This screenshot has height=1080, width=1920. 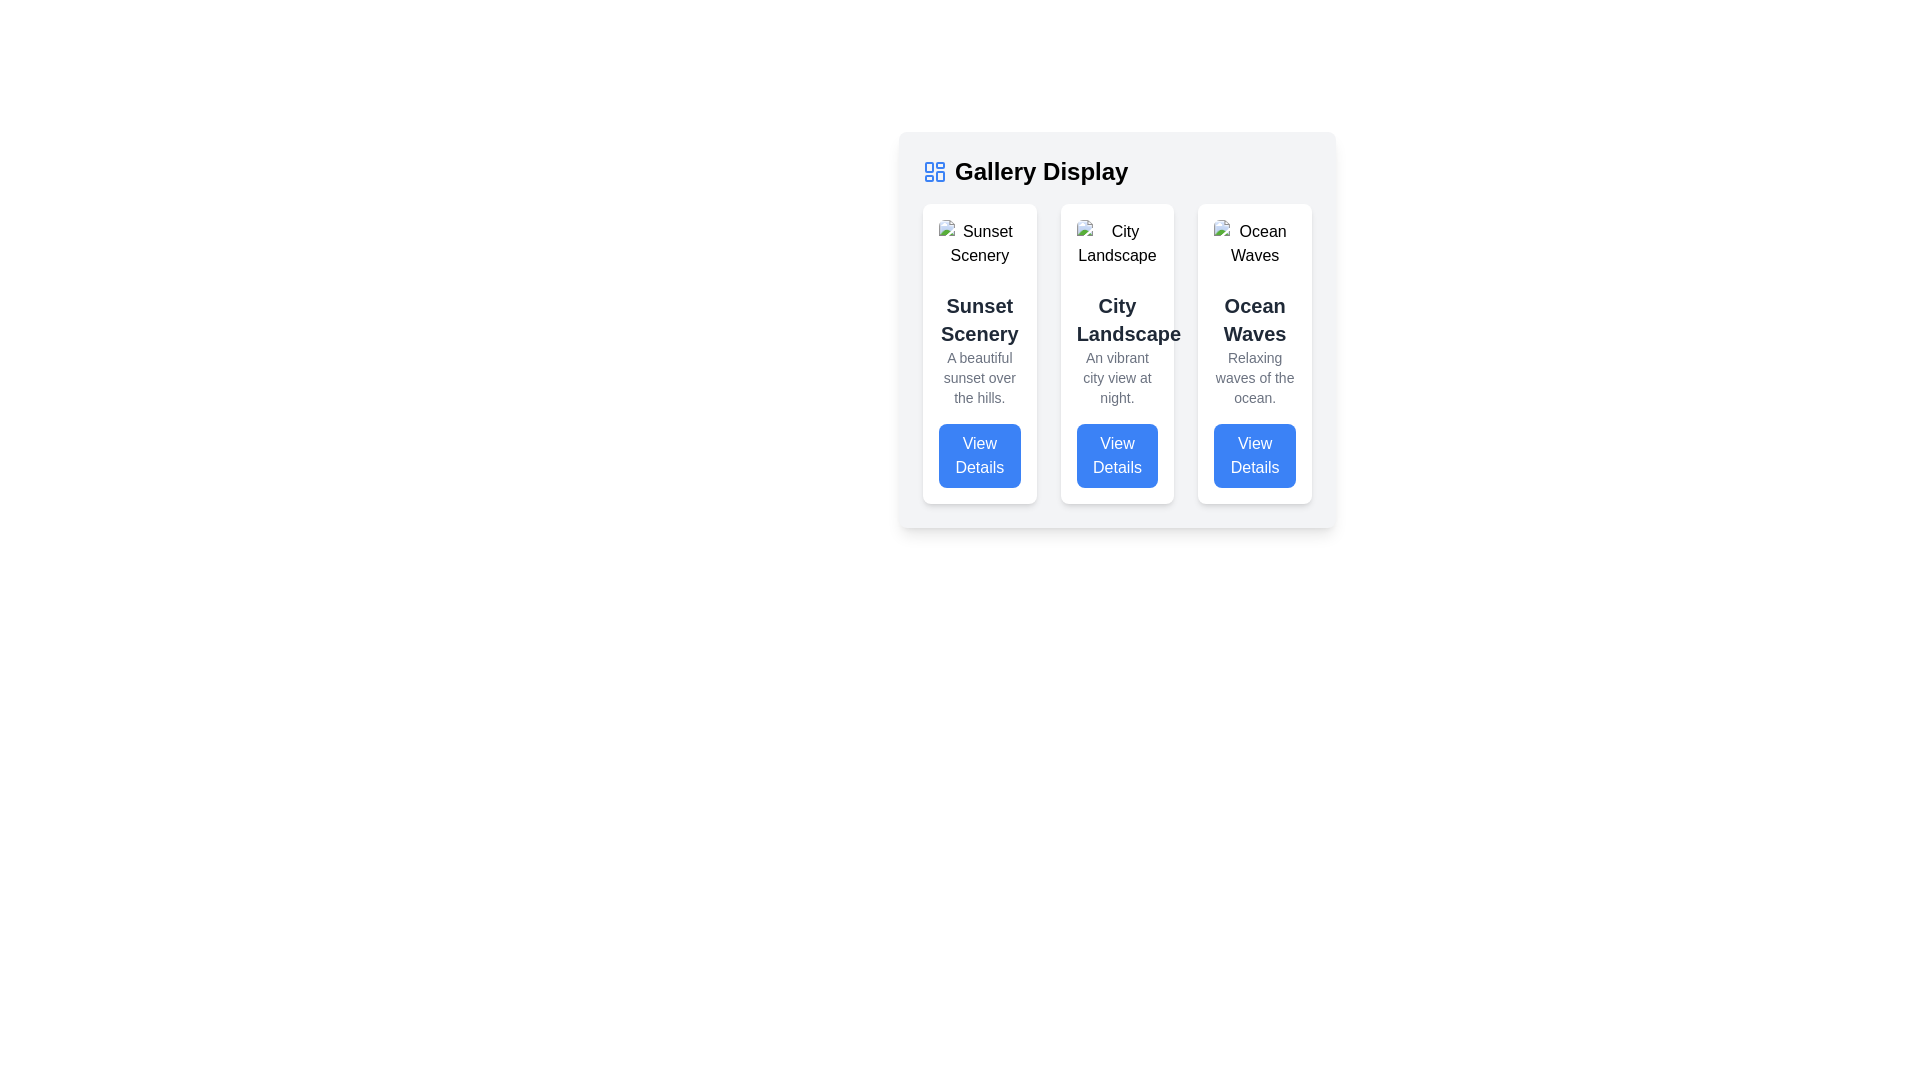 I want to click on the static text displaying 'A beautiful sunset over the hills.' which is located in the first card under the title 'Sunset Scenery' and above the button 'View Details', so click(x=979, y=378).